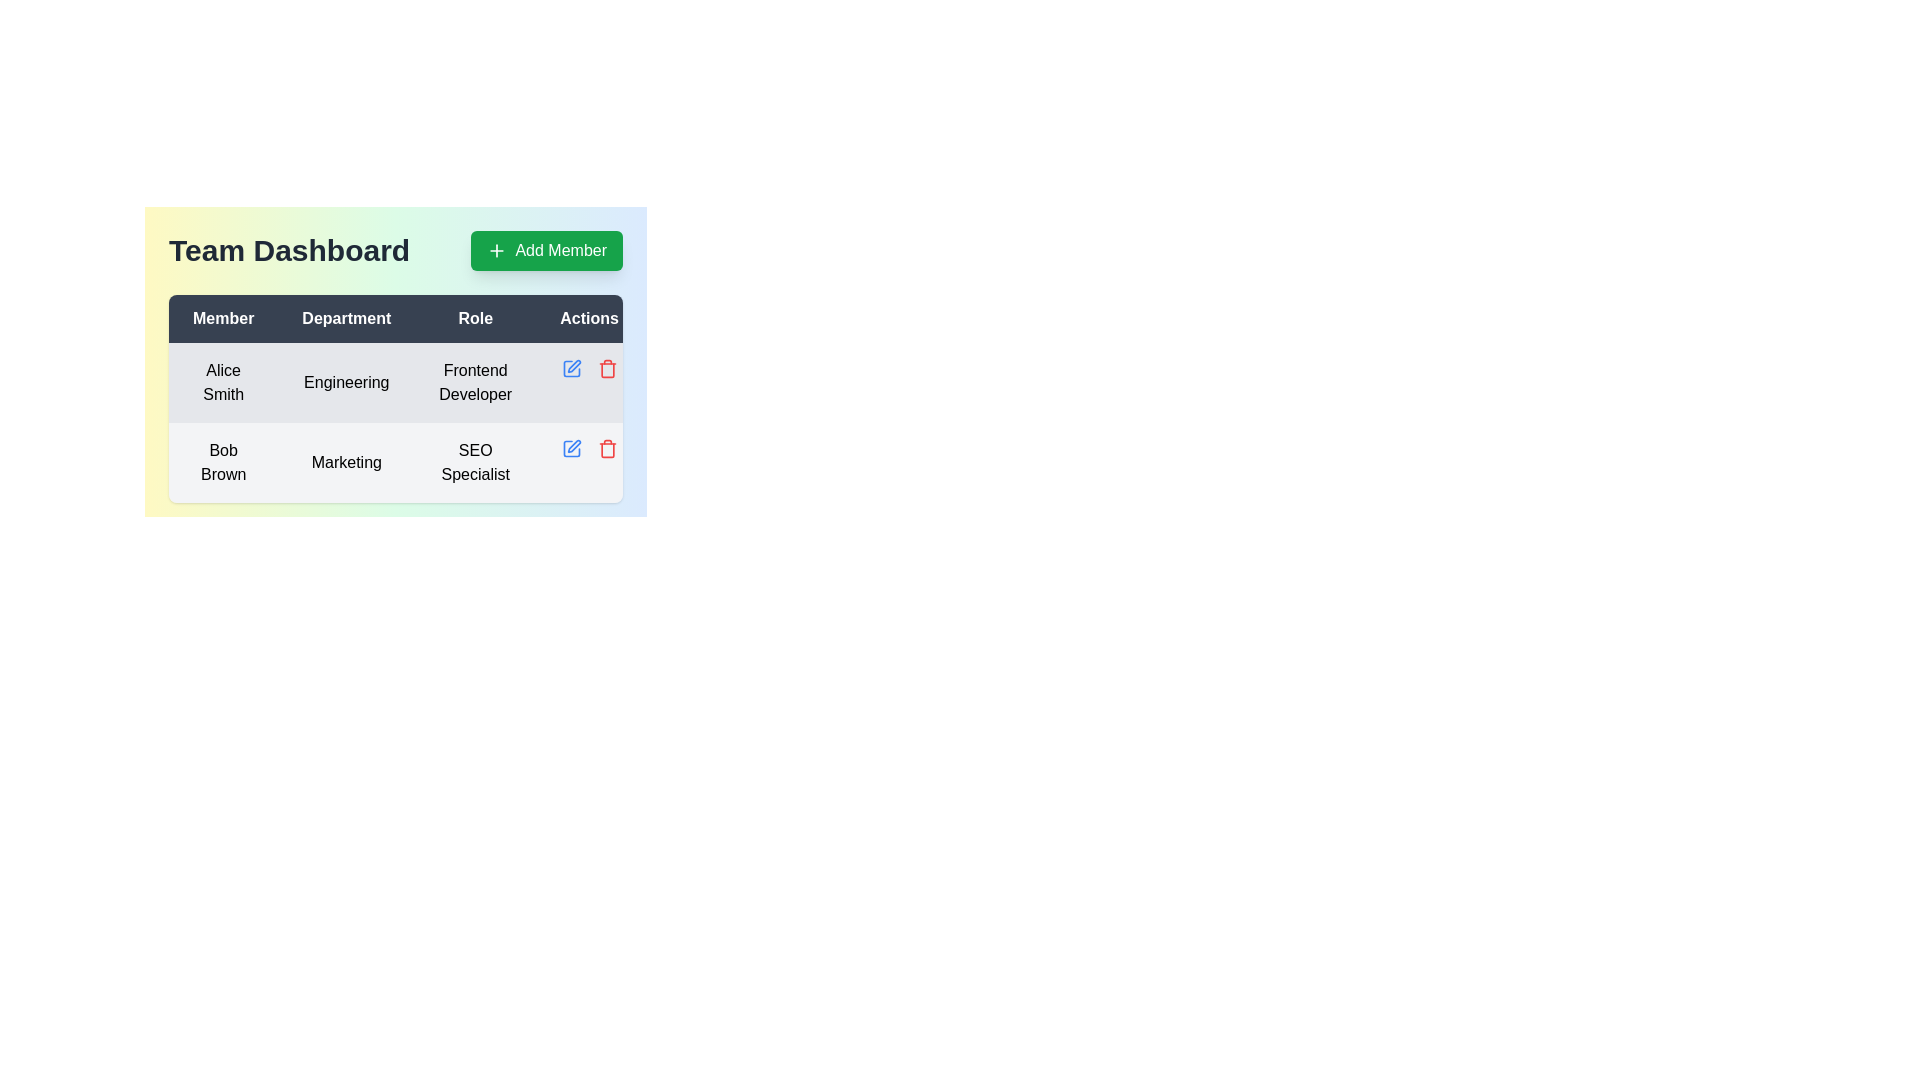 Image resolution: width=1920 pixels, height=1080 pixels. What do you see at coordinates (573, 445) in the screenshot?
I see `the edit icon button in the second row of the 'Actions' column in the team member management table` at bounding box center [573, 445].